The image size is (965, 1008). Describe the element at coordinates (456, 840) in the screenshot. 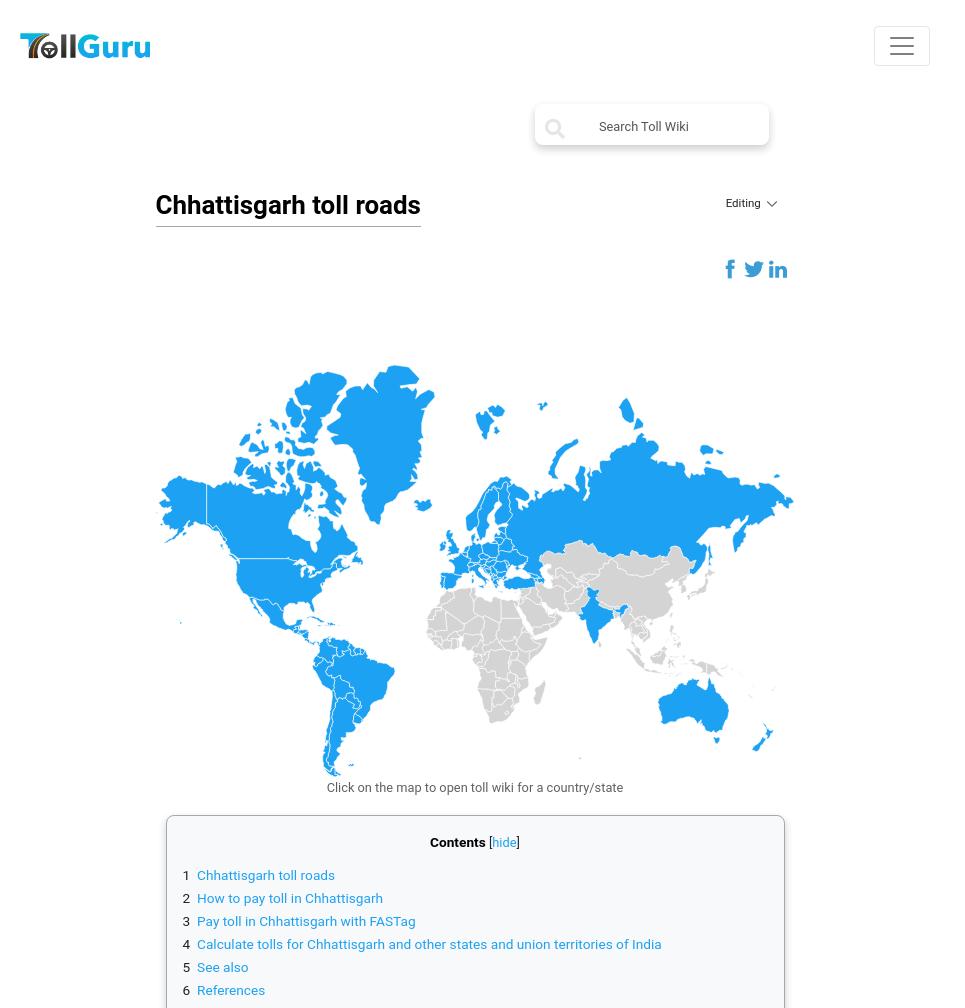

I see `'Contents'` at that location.